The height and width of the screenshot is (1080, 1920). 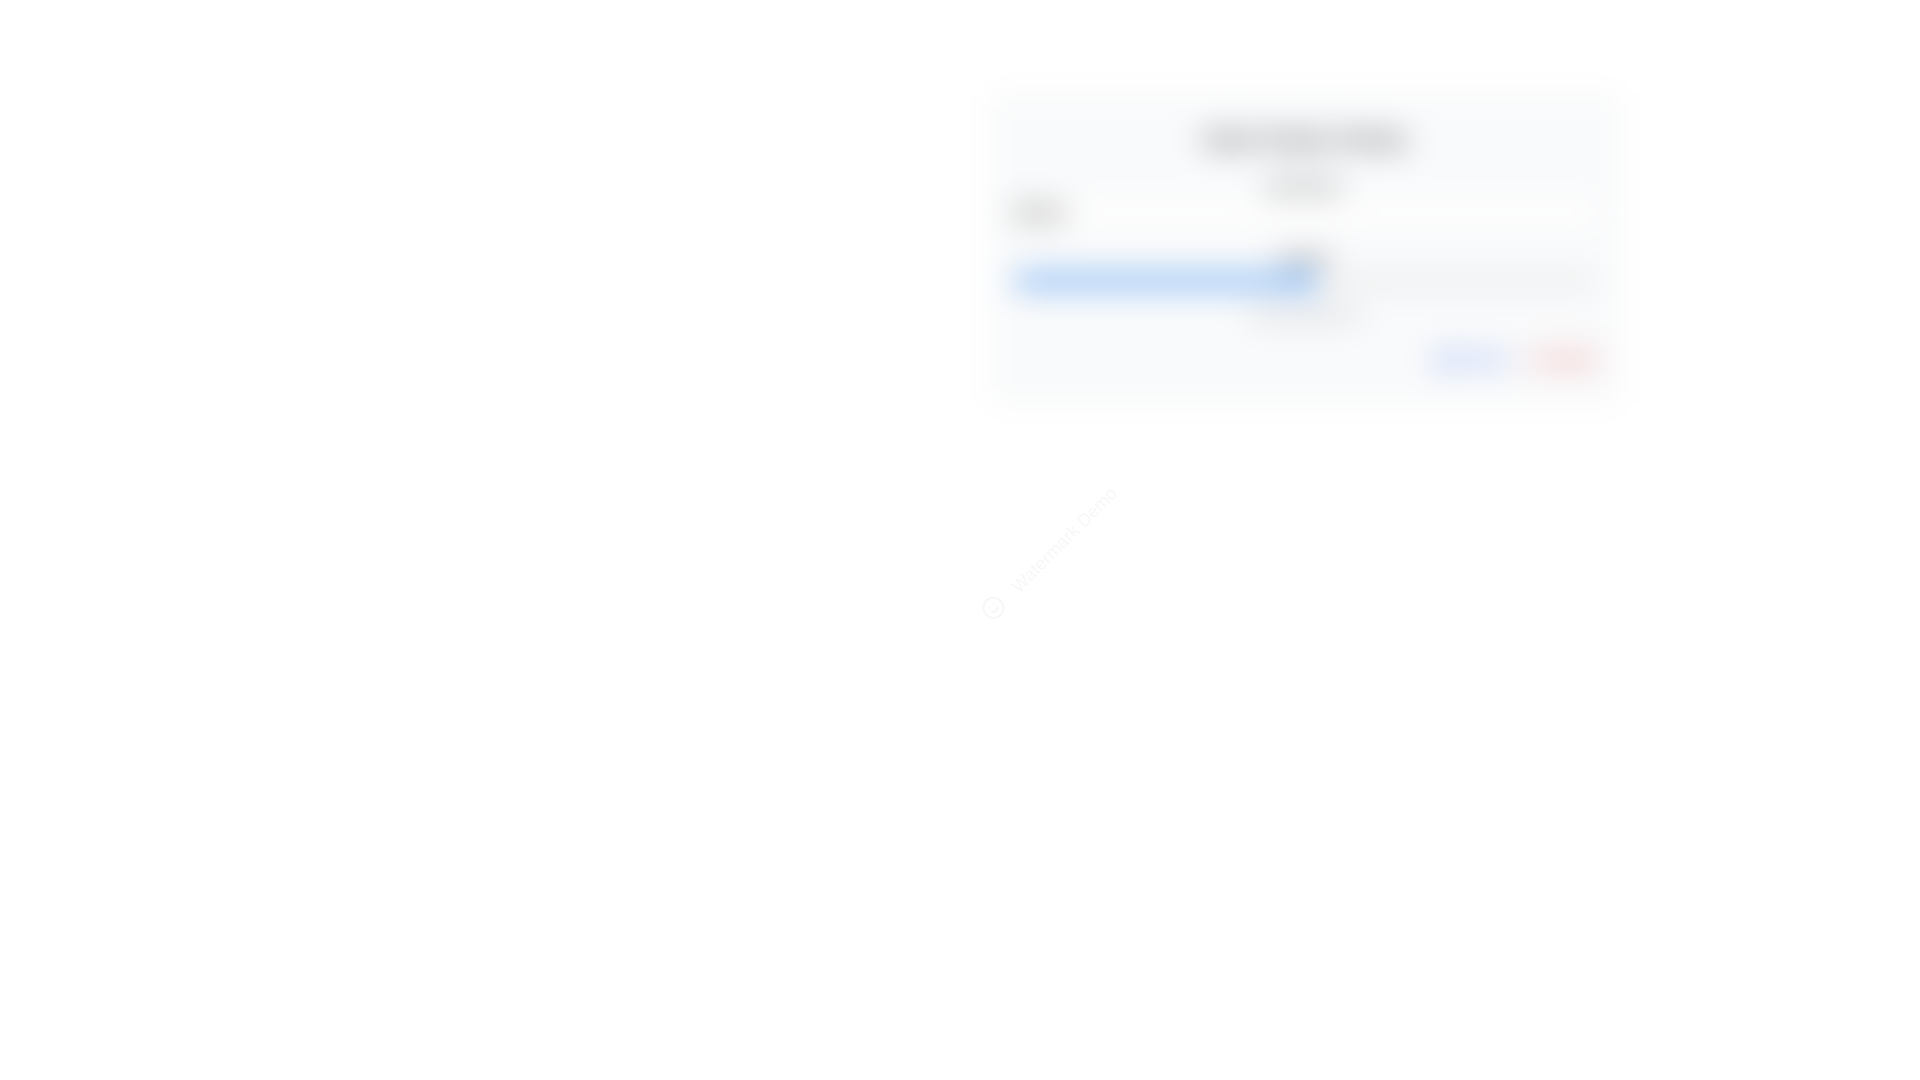 I want to click on the slider value, so click(x=1530, y=281).